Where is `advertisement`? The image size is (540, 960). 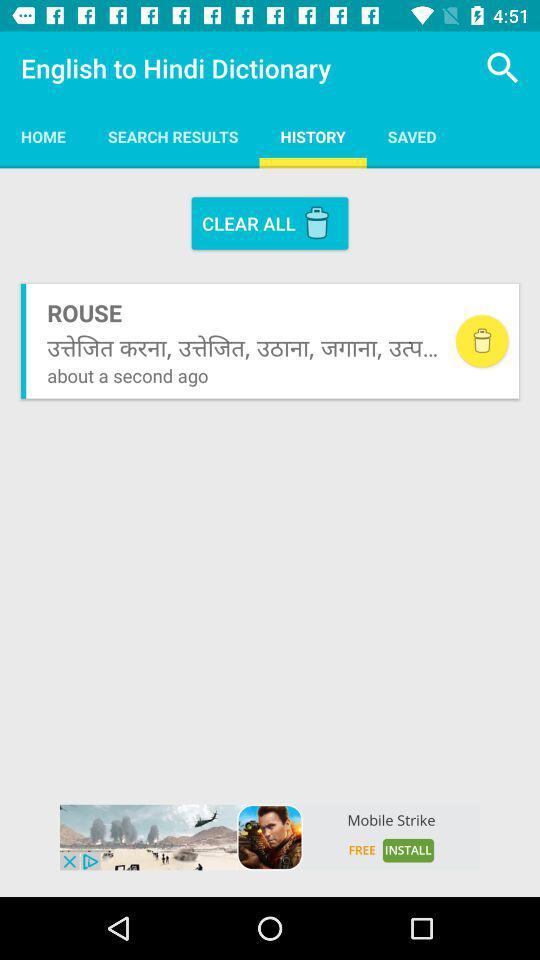
advertisement is located at coordinates (270, 837).